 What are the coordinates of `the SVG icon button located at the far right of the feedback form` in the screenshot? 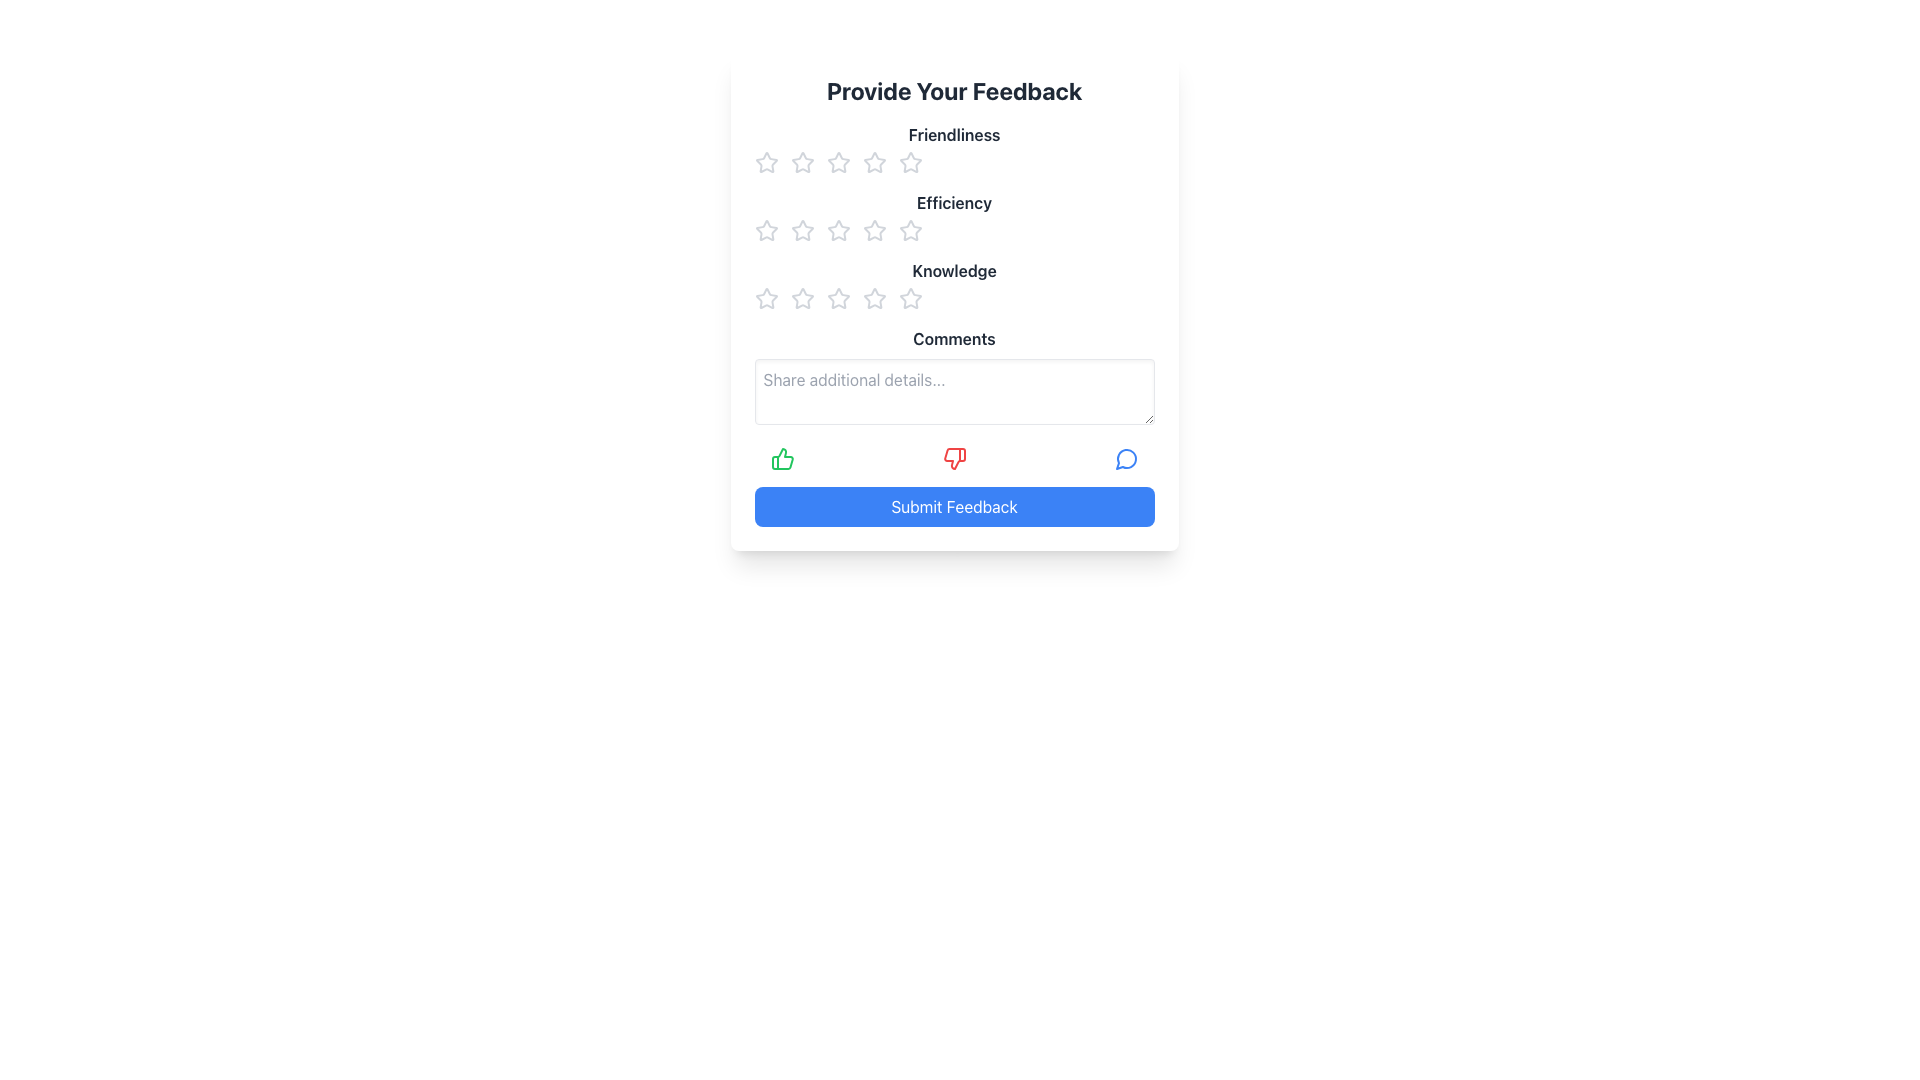 It's located at (1126, 459).